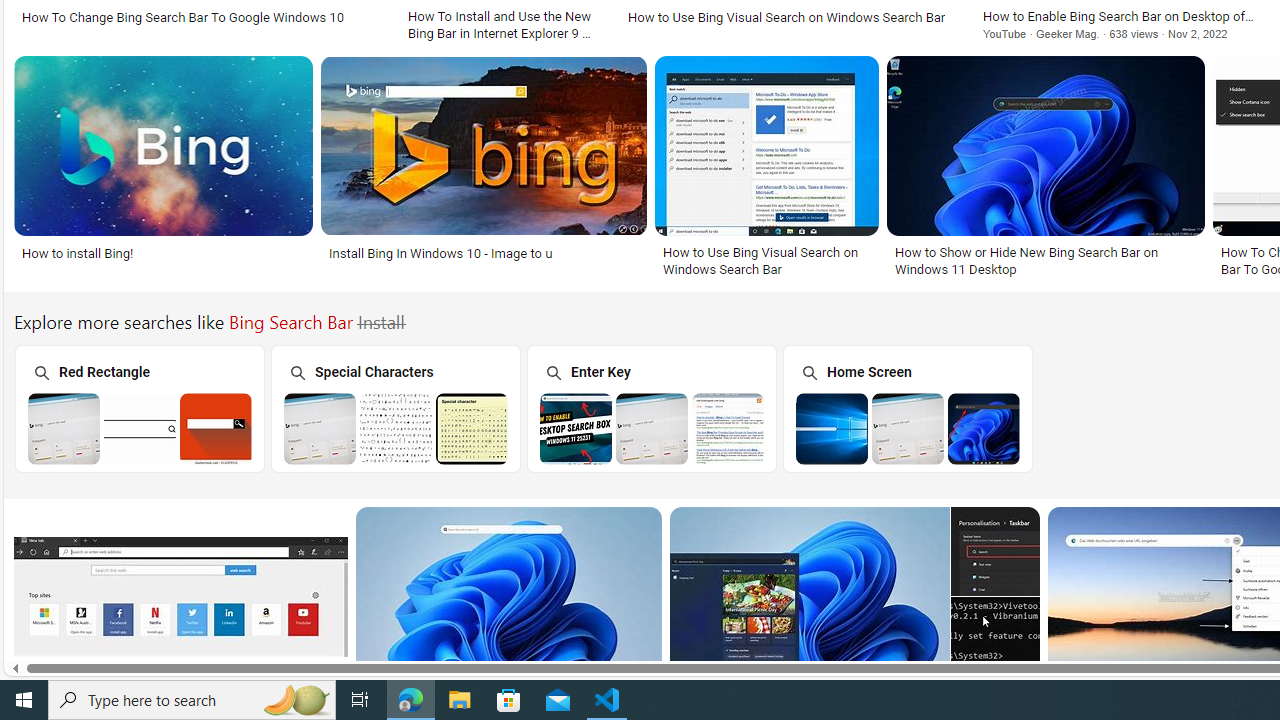 The width and height of the screenshot is (1280, 720). I want to click on 'How to Use Bing Visual Search on Windows Search BarSave', so click(770, 168).